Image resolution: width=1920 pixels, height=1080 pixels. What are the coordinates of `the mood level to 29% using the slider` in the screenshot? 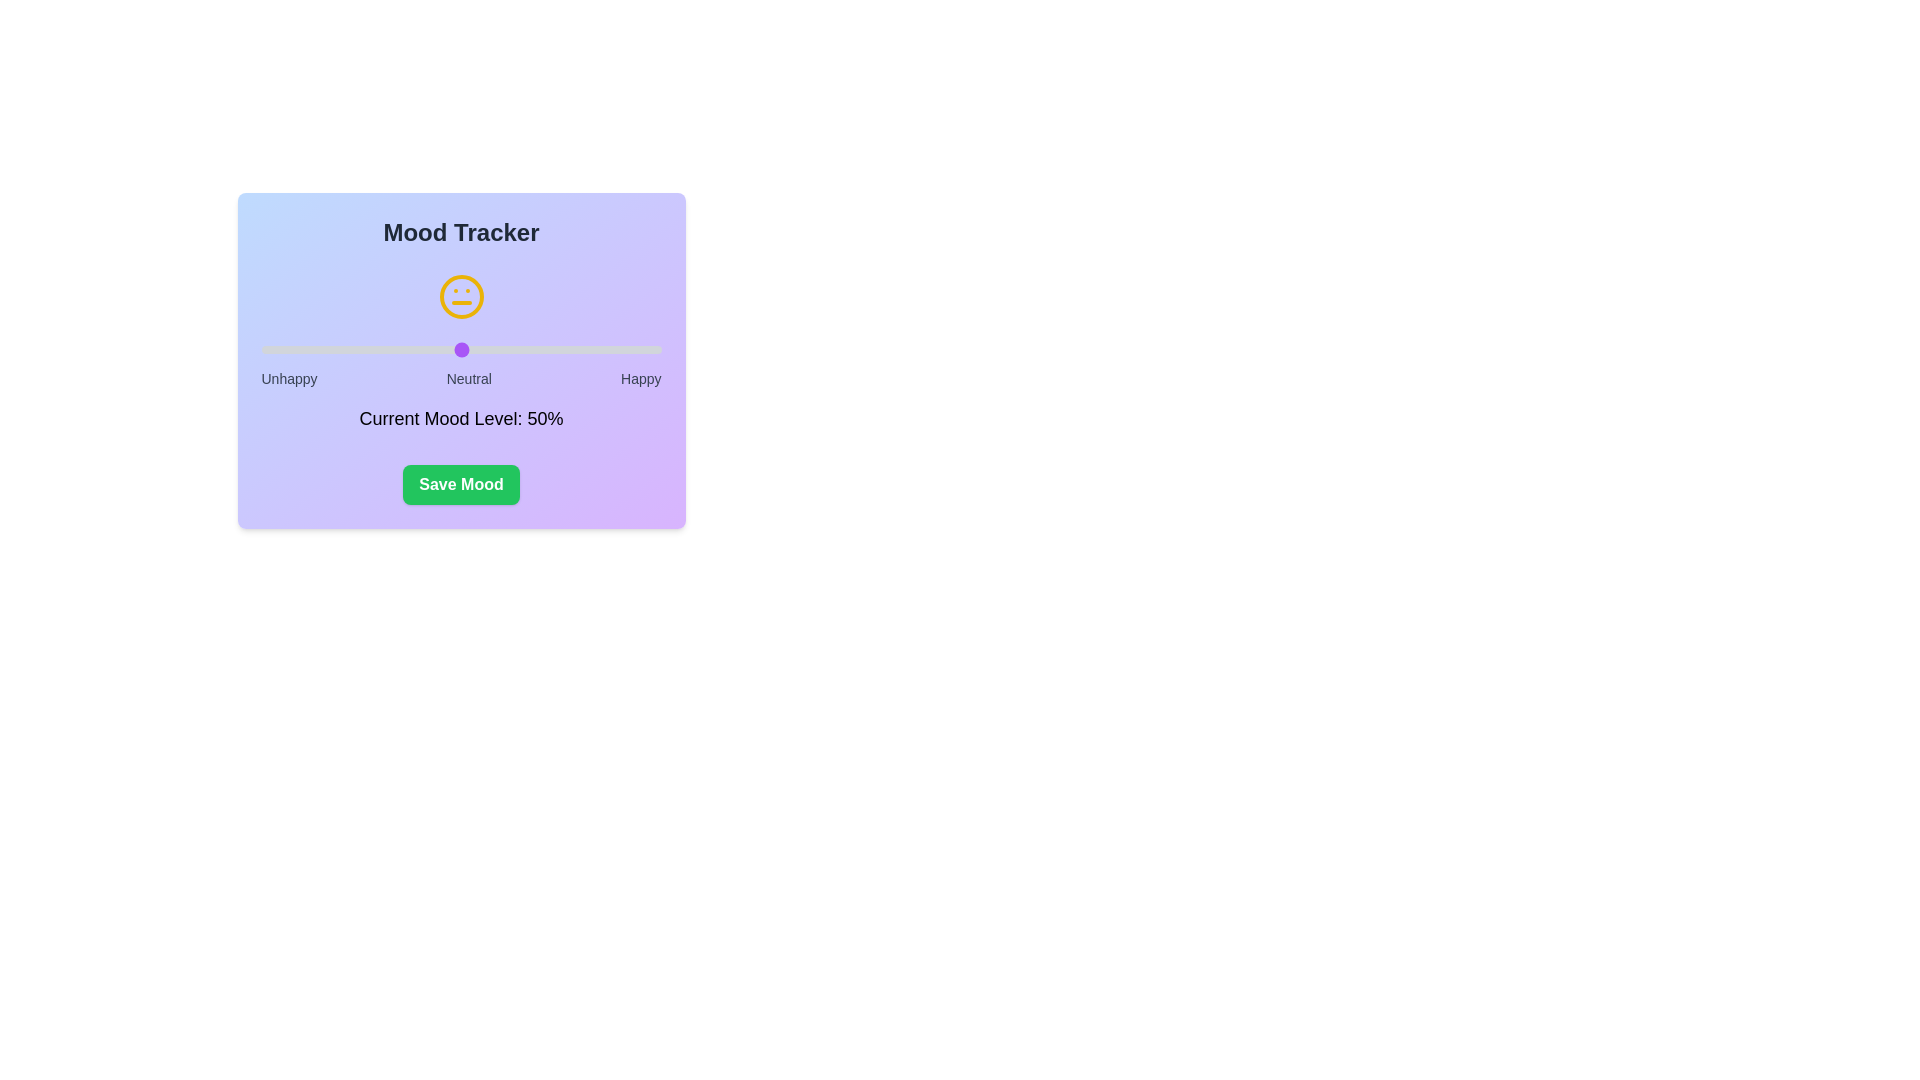 It's located at (377, 349).